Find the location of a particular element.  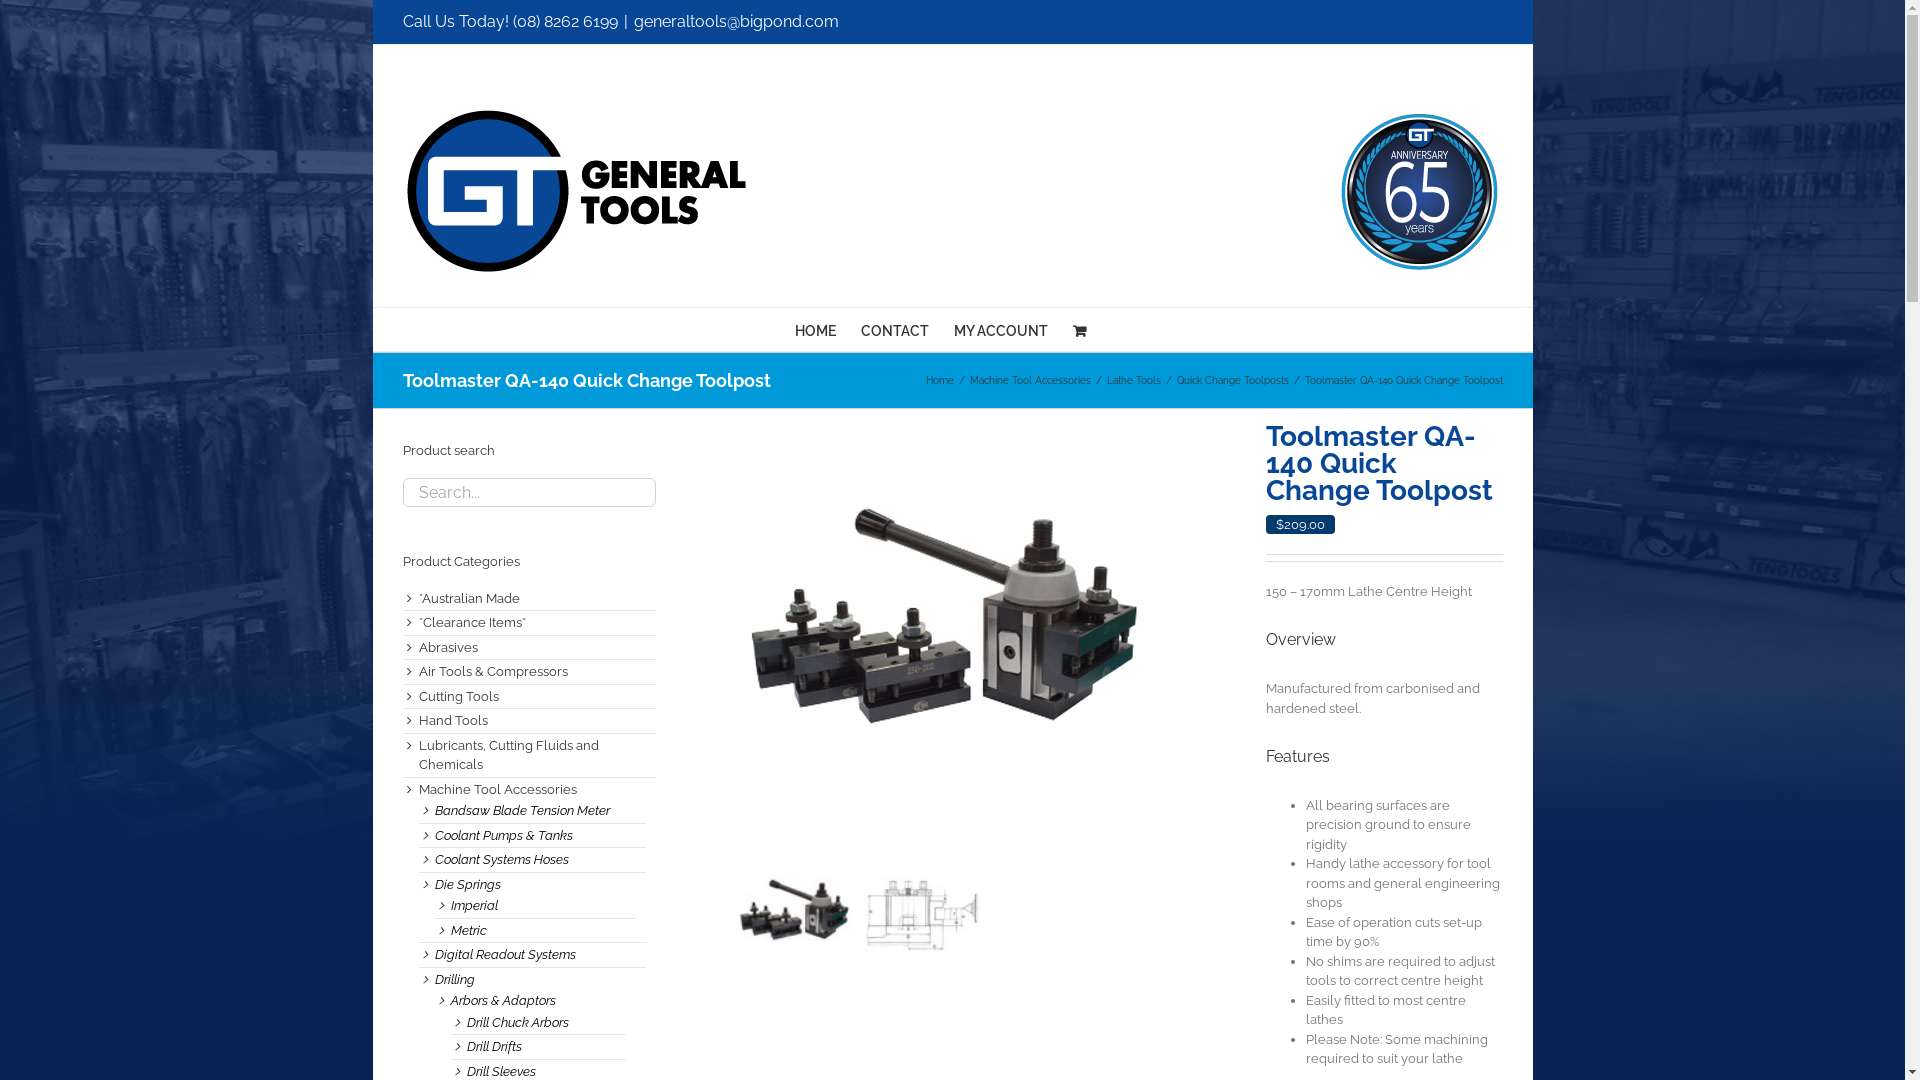

'Metric' is located at coordinates (466, 930).